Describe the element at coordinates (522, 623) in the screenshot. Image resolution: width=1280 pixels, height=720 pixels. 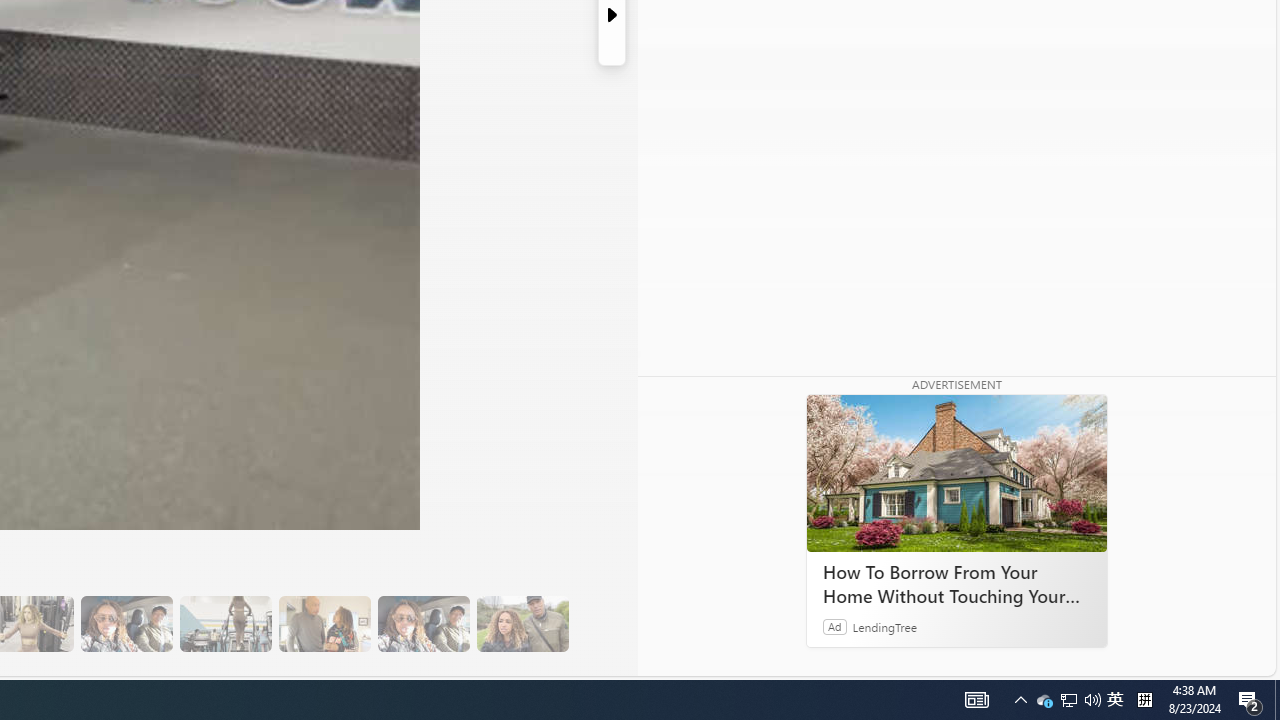
I see `'20 Overall, It Will Improve Your Health'` at that location.